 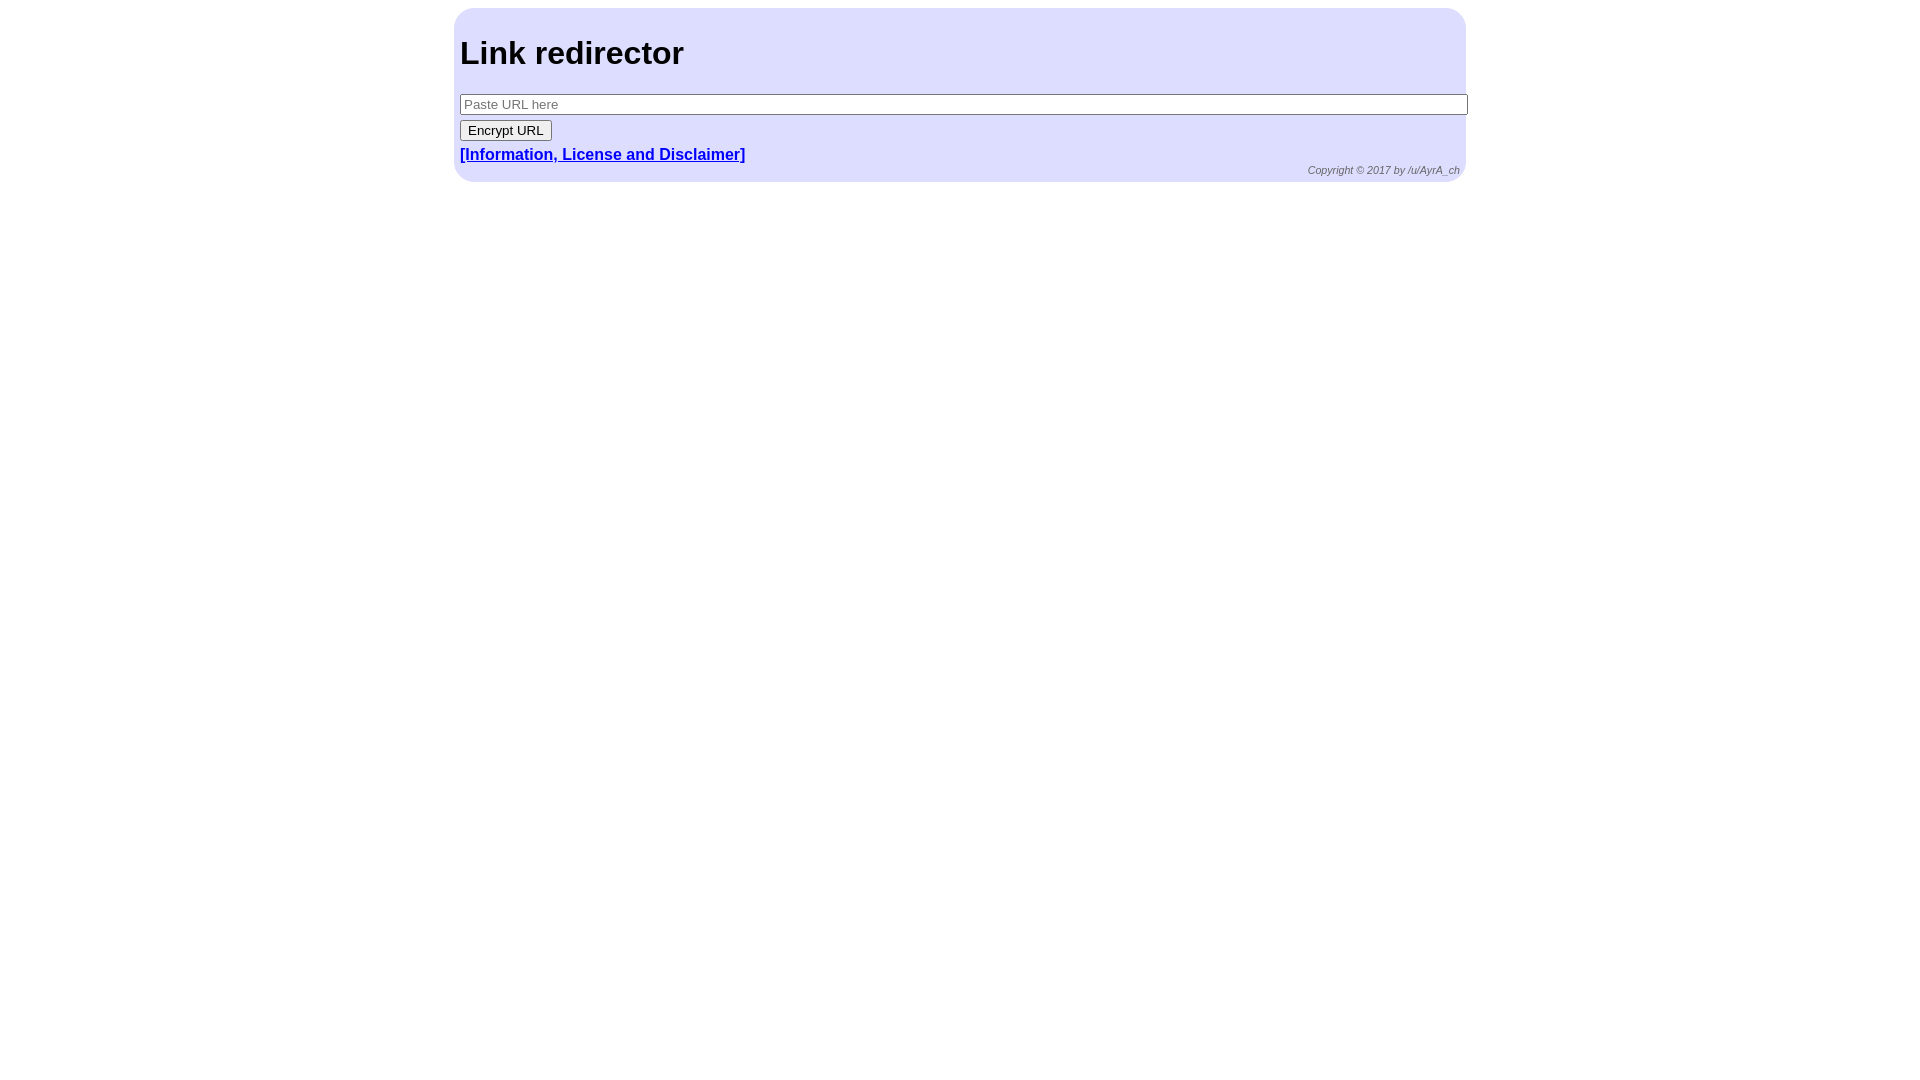 I want to click on '[Information, License and Disclaimer]', so click(x=459, y=153).